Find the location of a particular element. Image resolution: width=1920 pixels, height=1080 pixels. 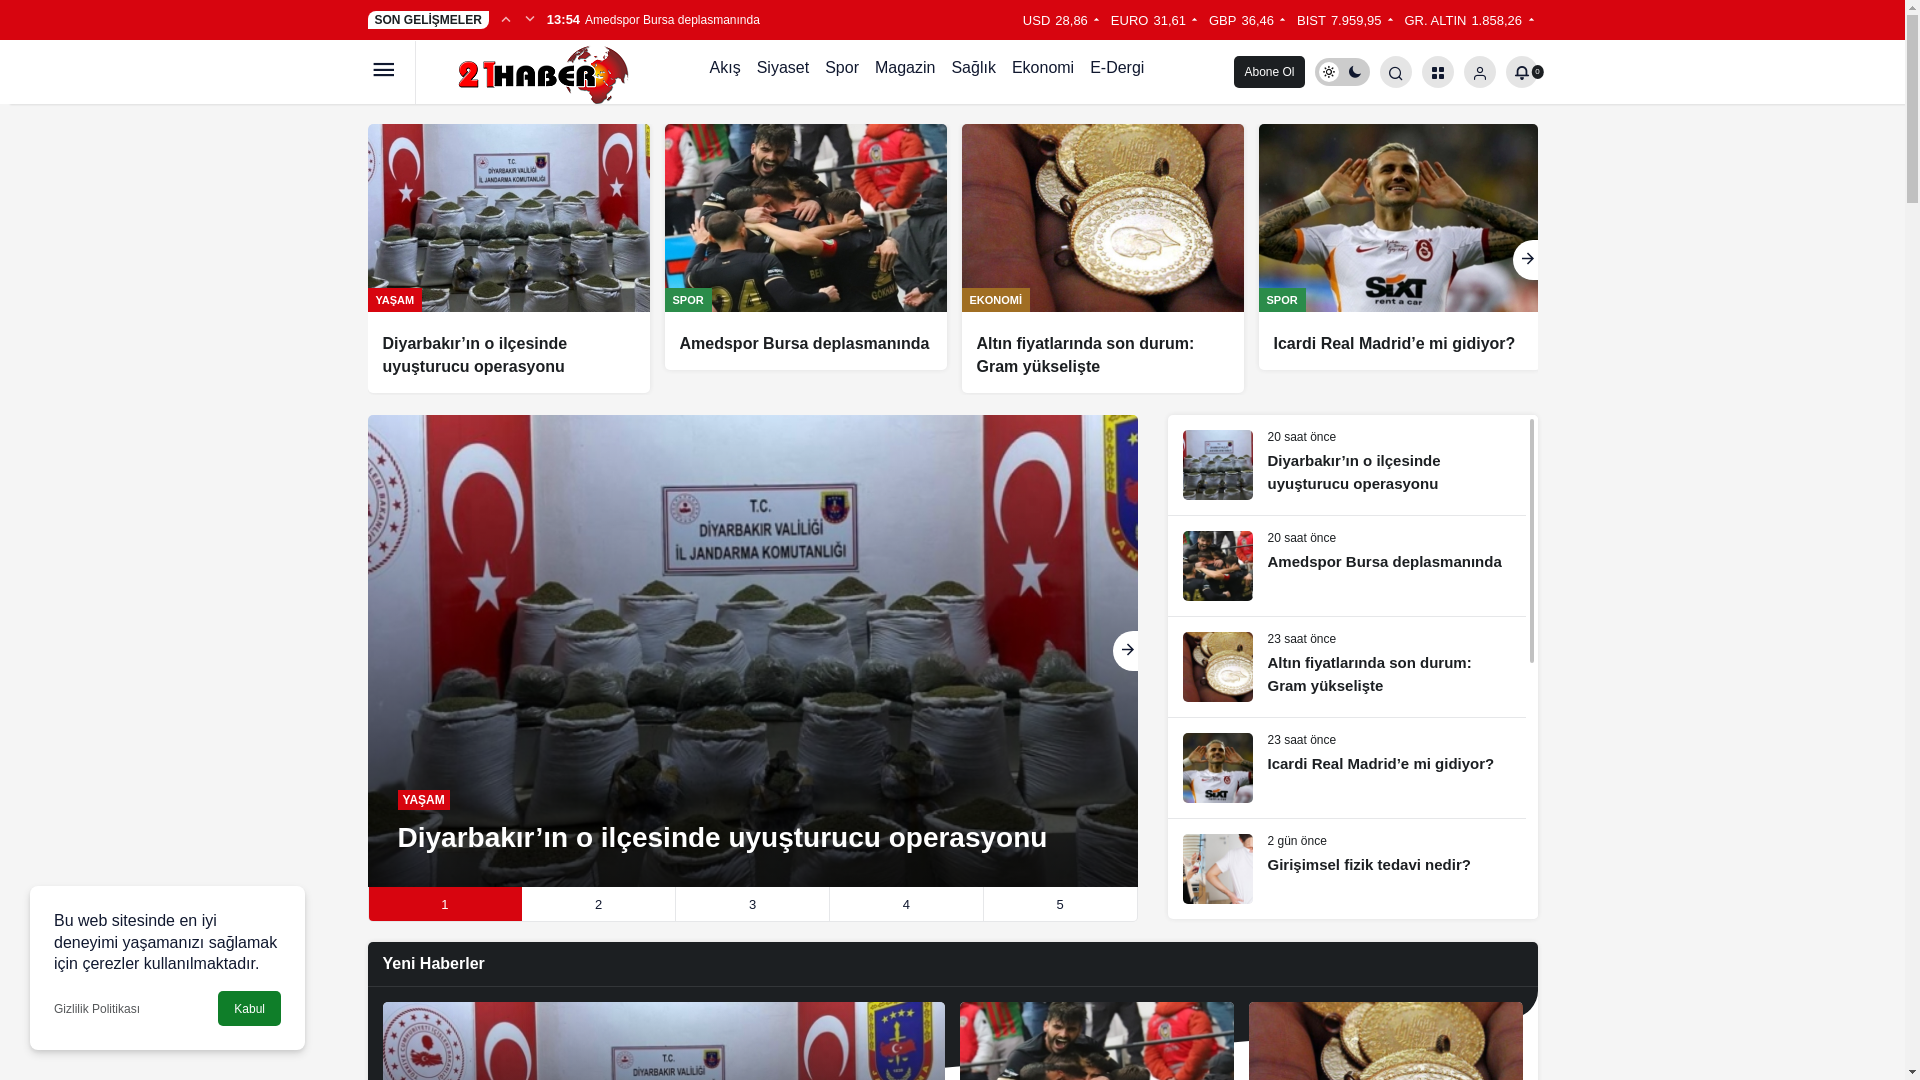

'E-Dergi' is located at coordinates (1116, 71).